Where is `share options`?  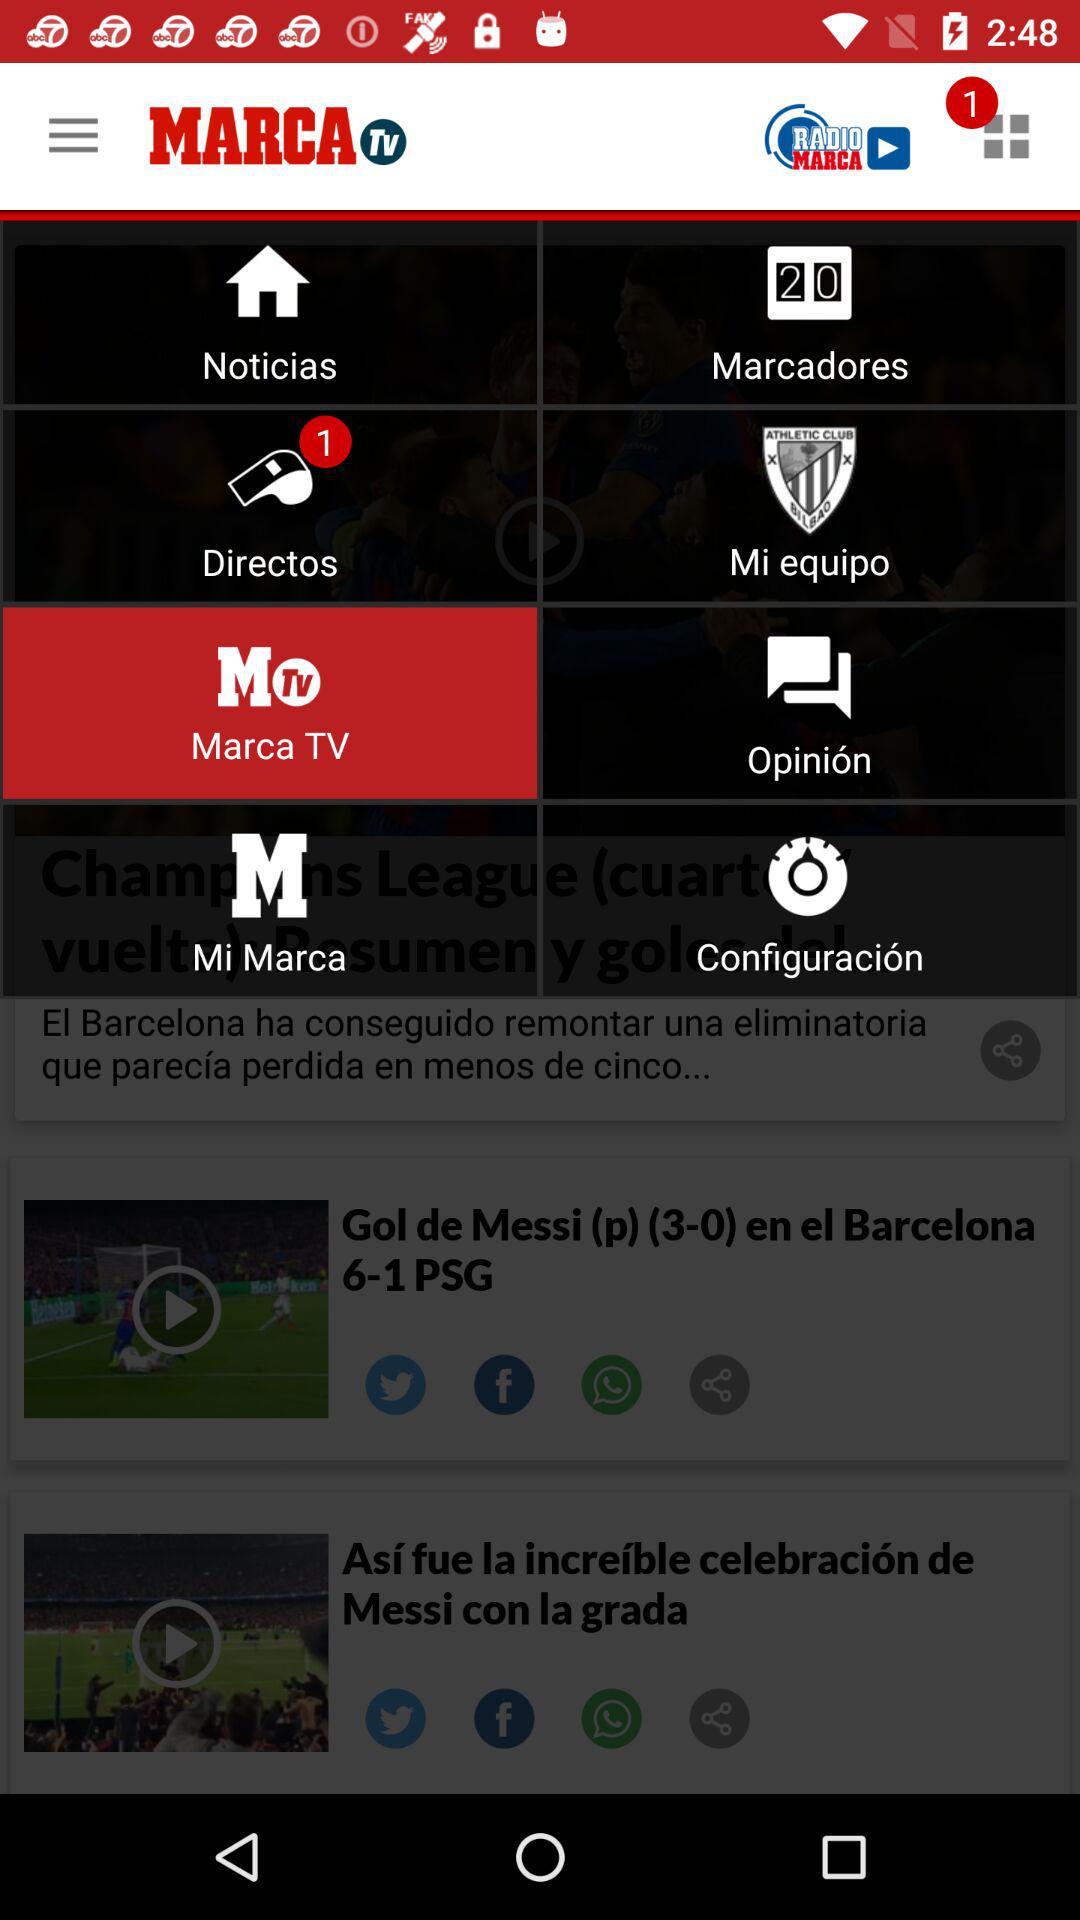 share options is located at coordinates (720, 1717).